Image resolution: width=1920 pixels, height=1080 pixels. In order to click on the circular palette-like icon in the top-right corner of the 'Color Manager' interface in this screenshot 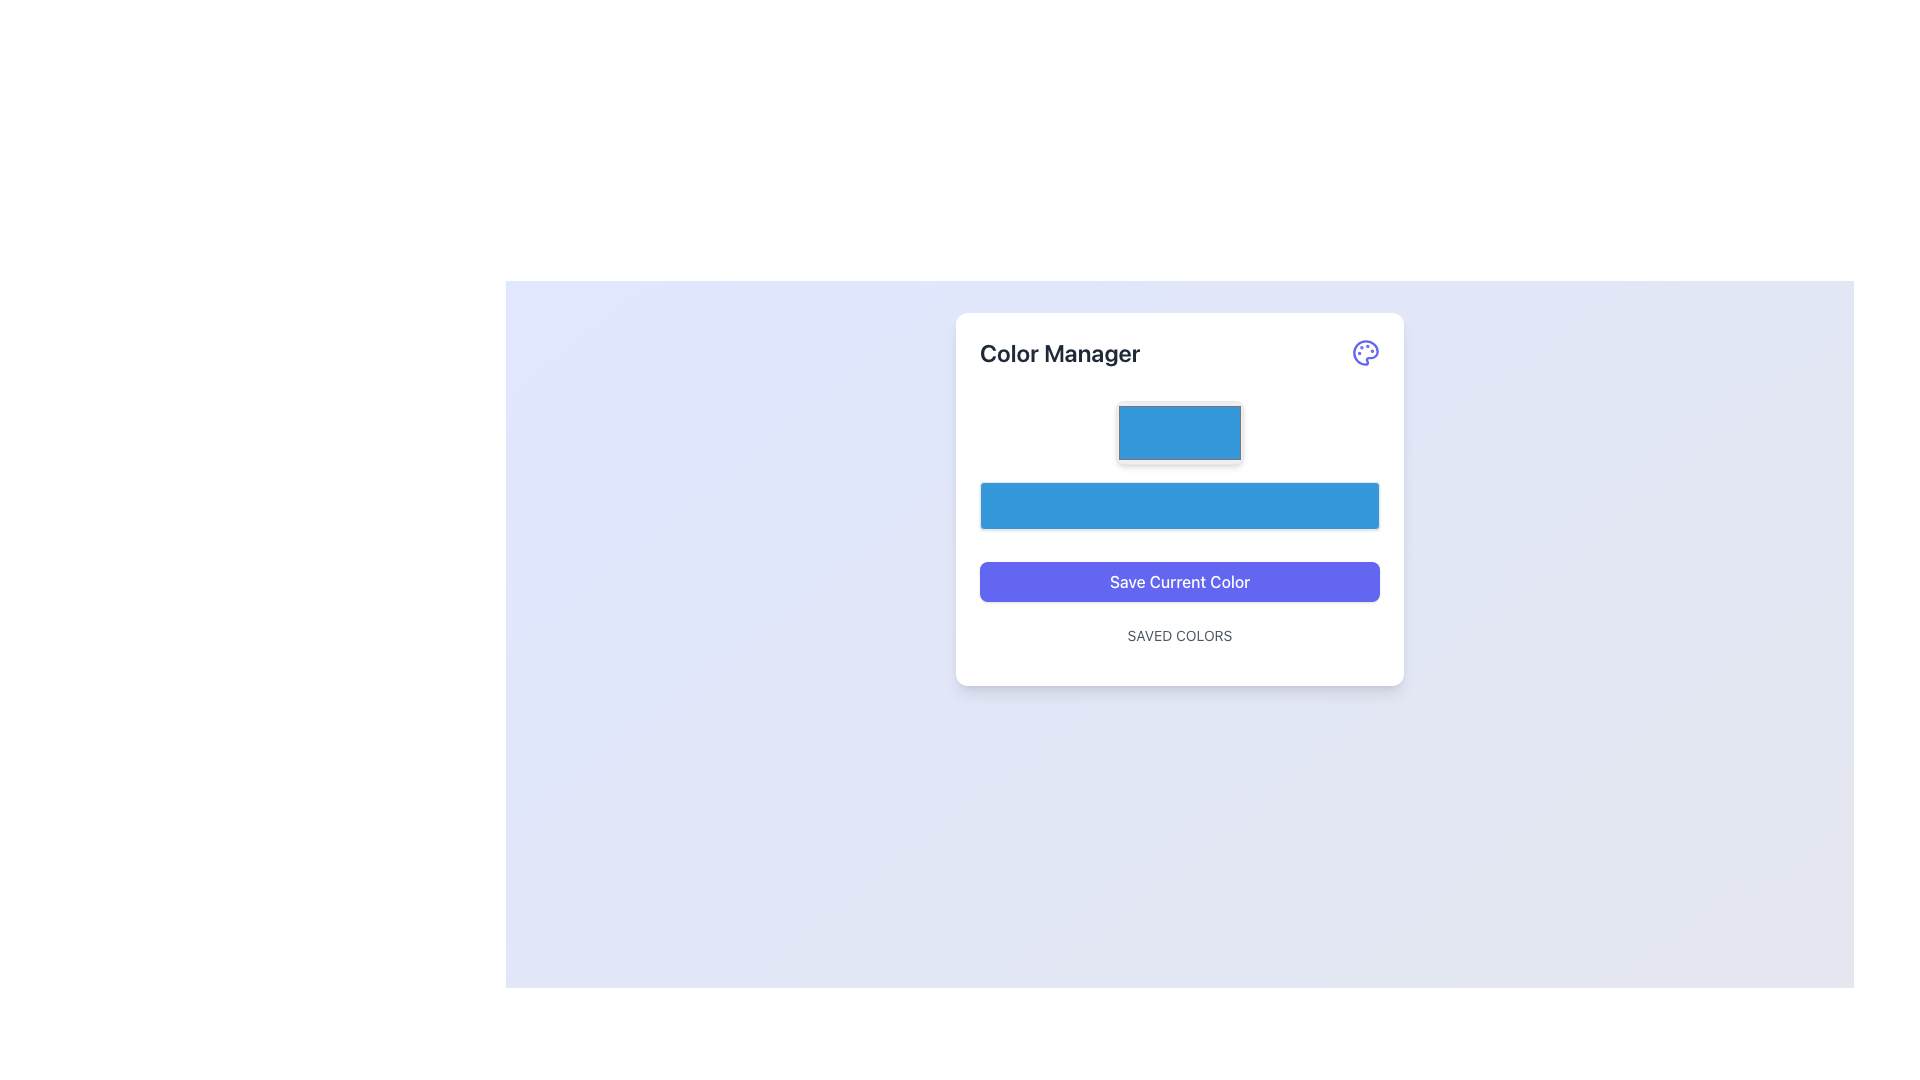, I will do `click(1365, 352)`.